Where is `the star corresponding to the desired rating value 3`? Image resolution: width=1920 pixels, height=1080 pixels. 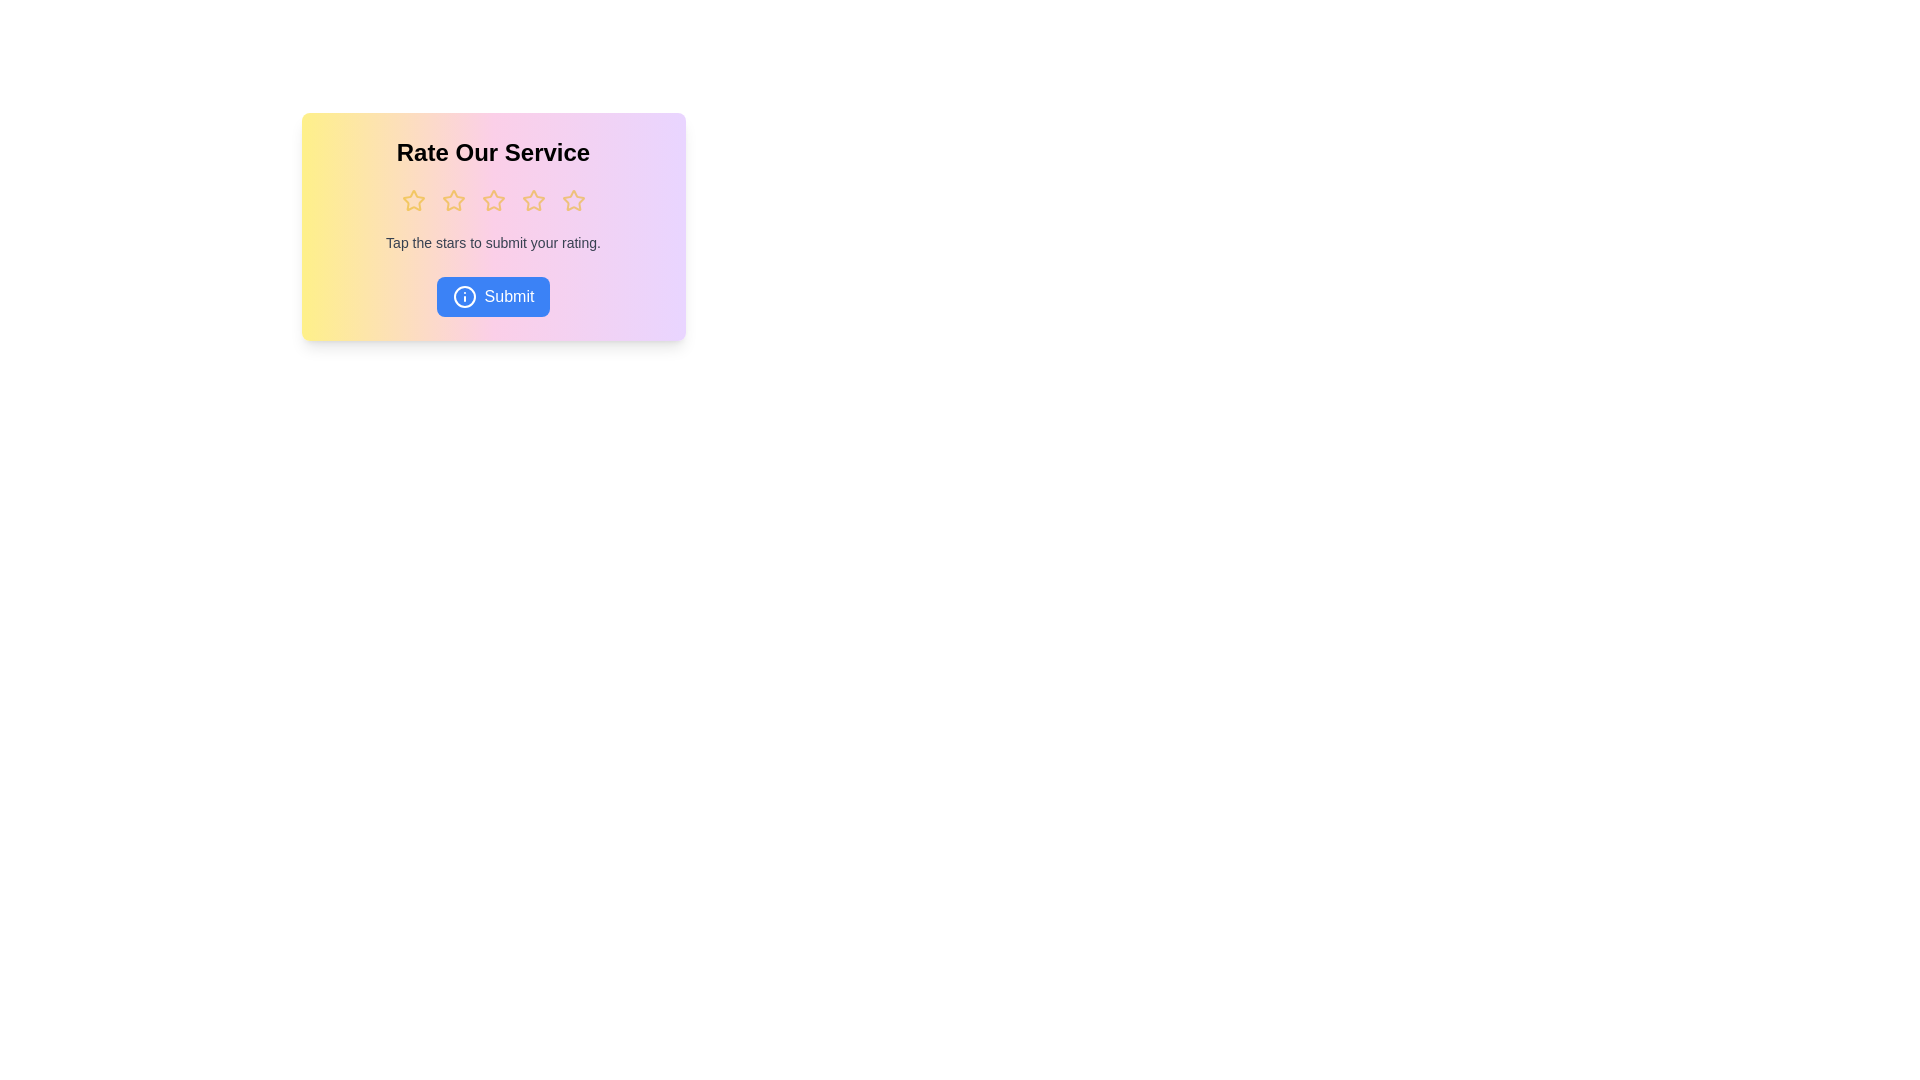
the star corresponding to the desired rating value 3 is located at coordinates (493, 200).